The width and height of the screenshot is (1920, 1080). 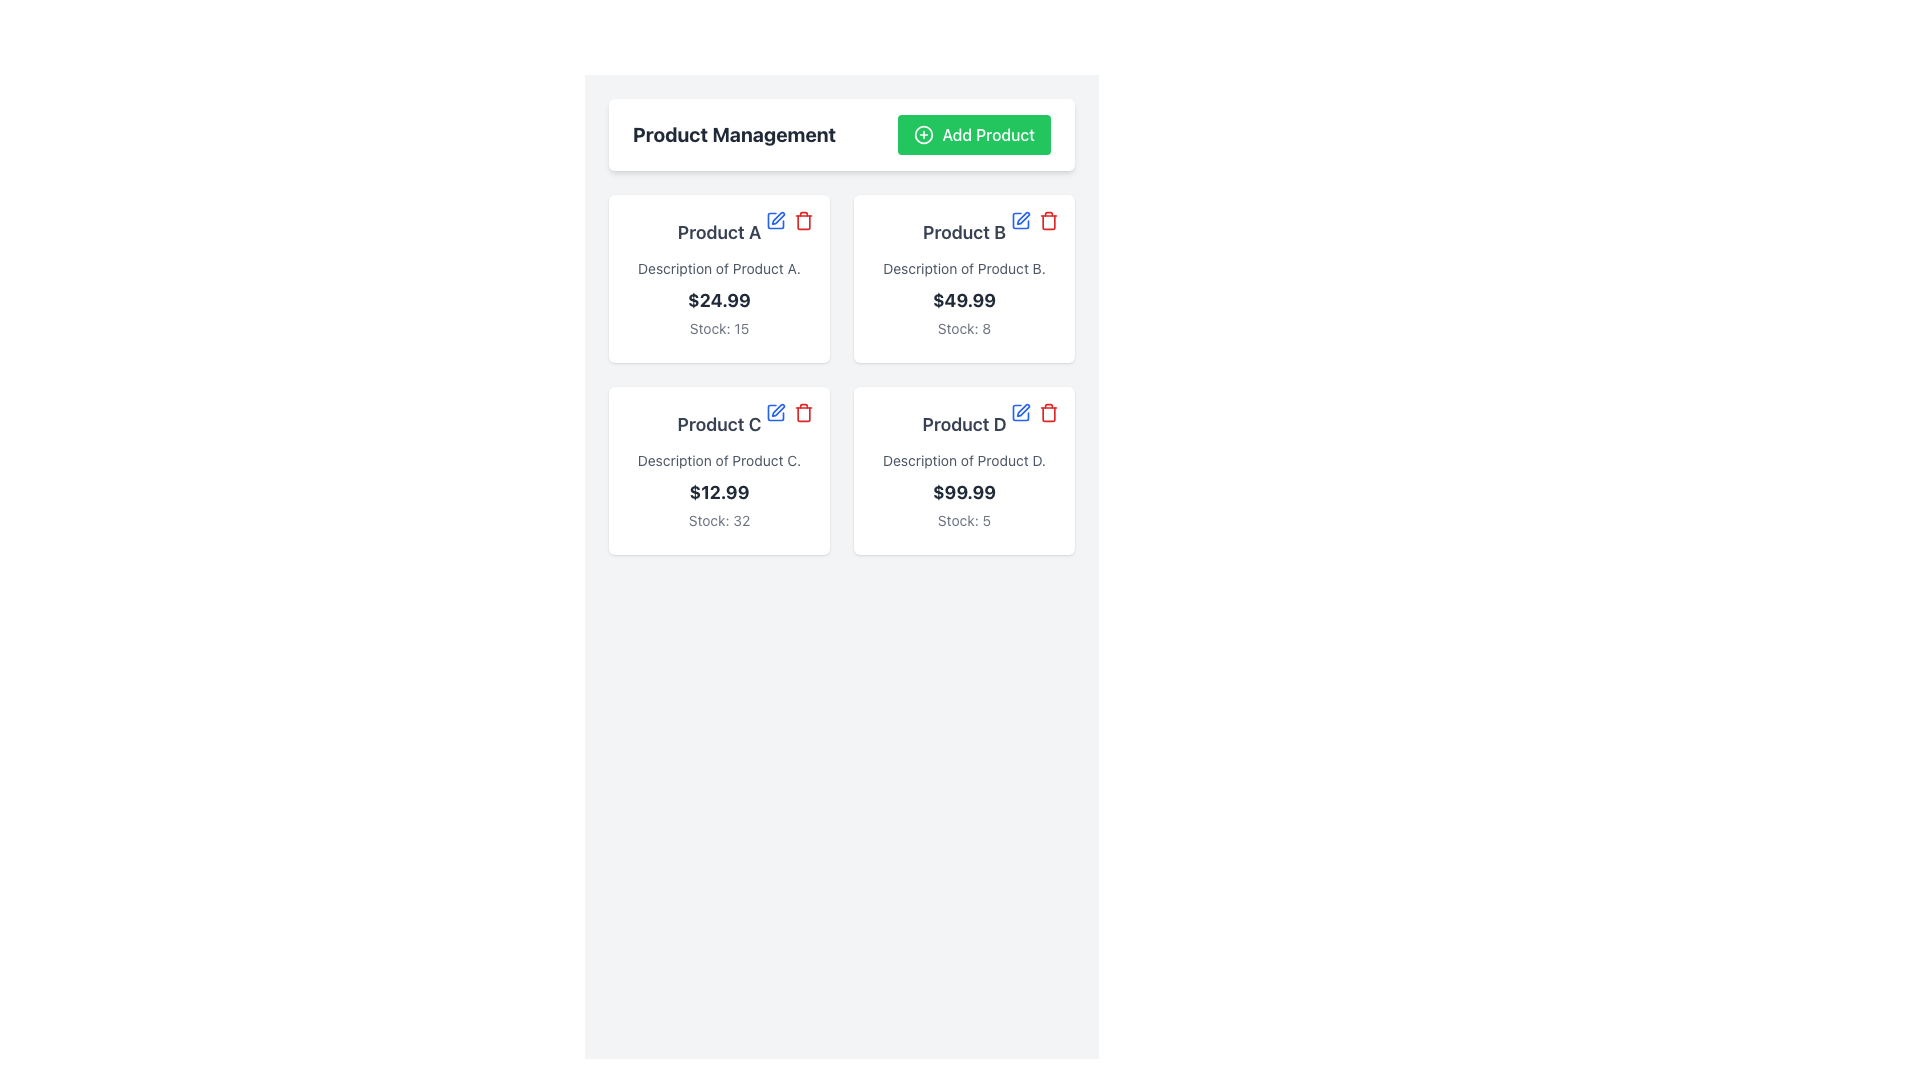 What do you see at coordinates (964, 327) in the screenshot?
I see `text content of the small gray 'Stock: 8' label located at the bottom of the 'Product B' card, beneath the price section` at bounding box center [964, 327].